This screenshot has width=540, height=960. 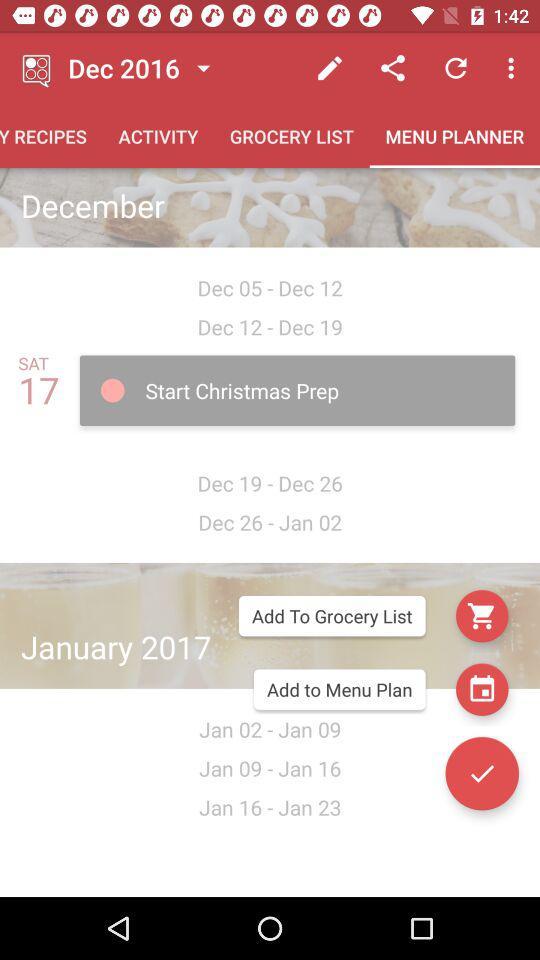 What do you see at coordinates (481, 615) in the screenshot?
I see `the cart icon` at bounding box center [481, 615].